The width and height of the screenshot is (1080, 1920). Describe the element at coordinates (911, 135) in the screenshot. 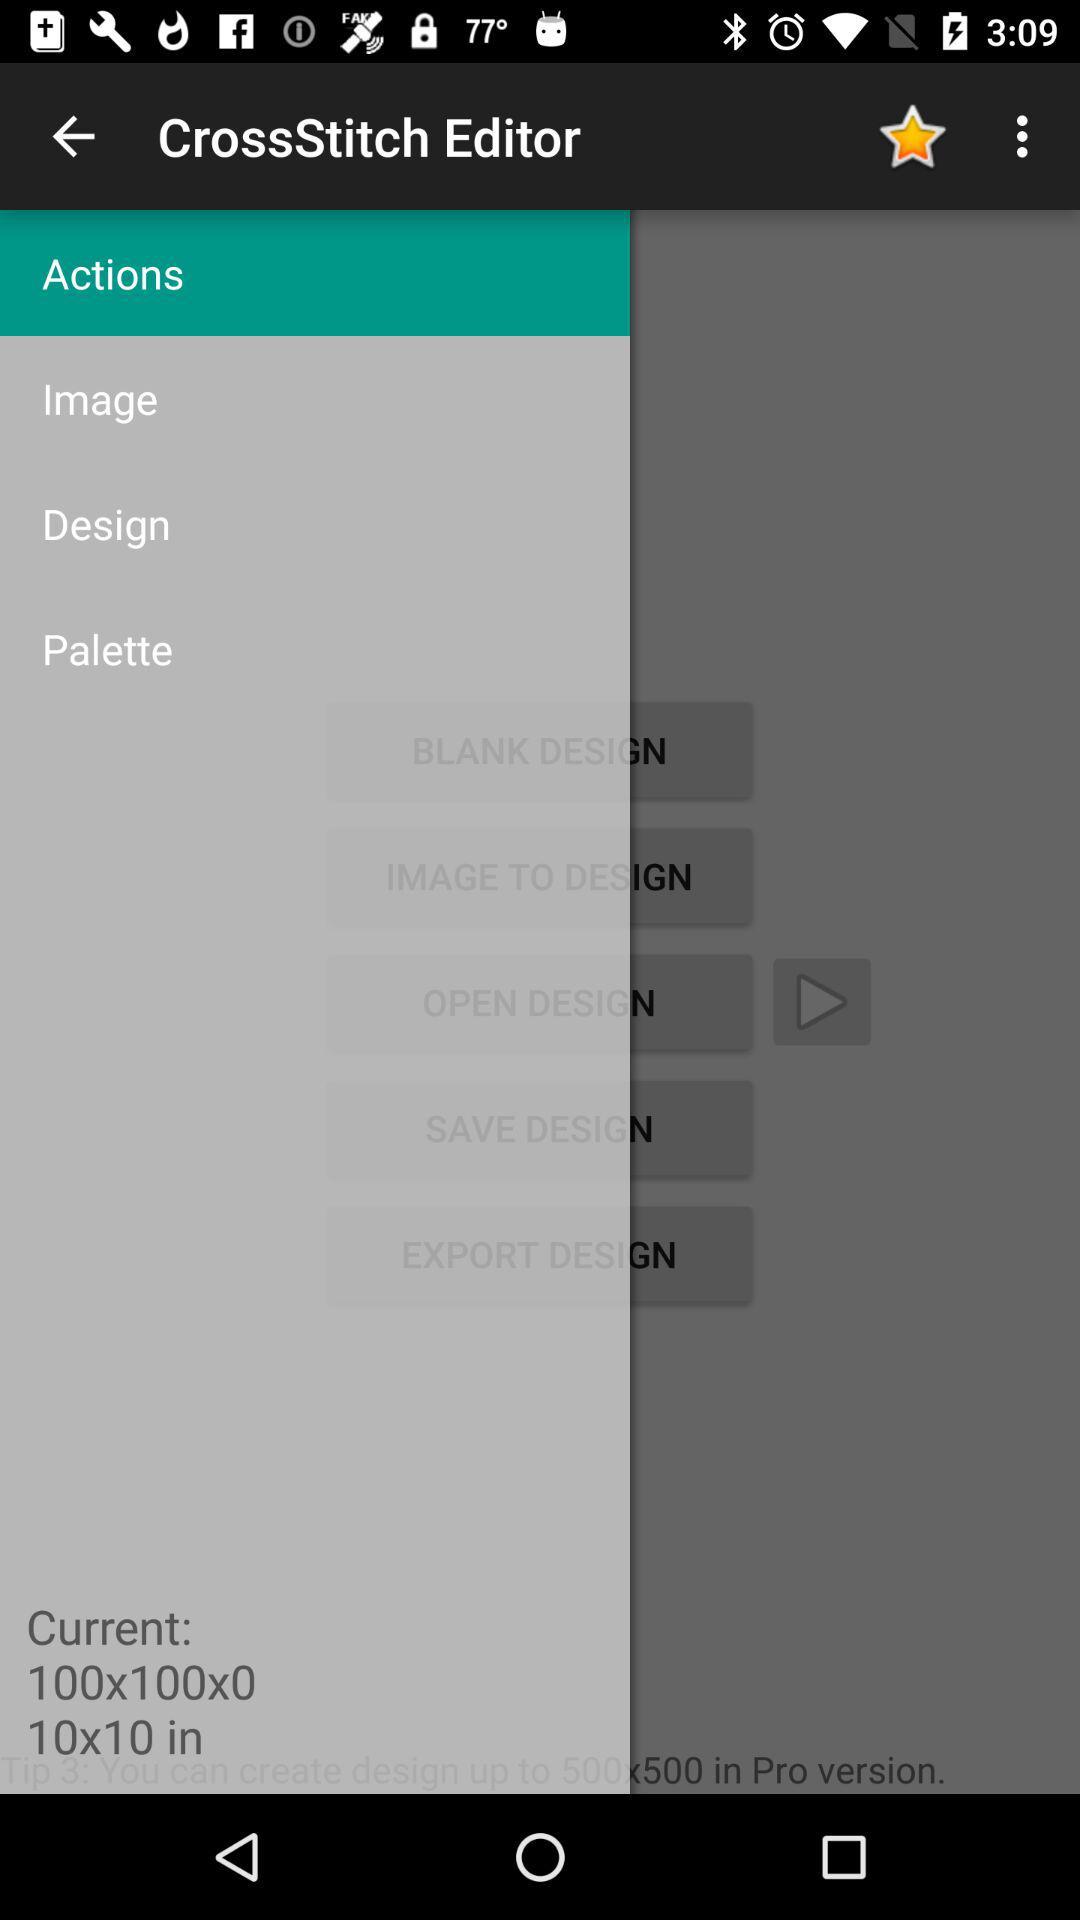

I see `item to the right of the actions icon` at that location.